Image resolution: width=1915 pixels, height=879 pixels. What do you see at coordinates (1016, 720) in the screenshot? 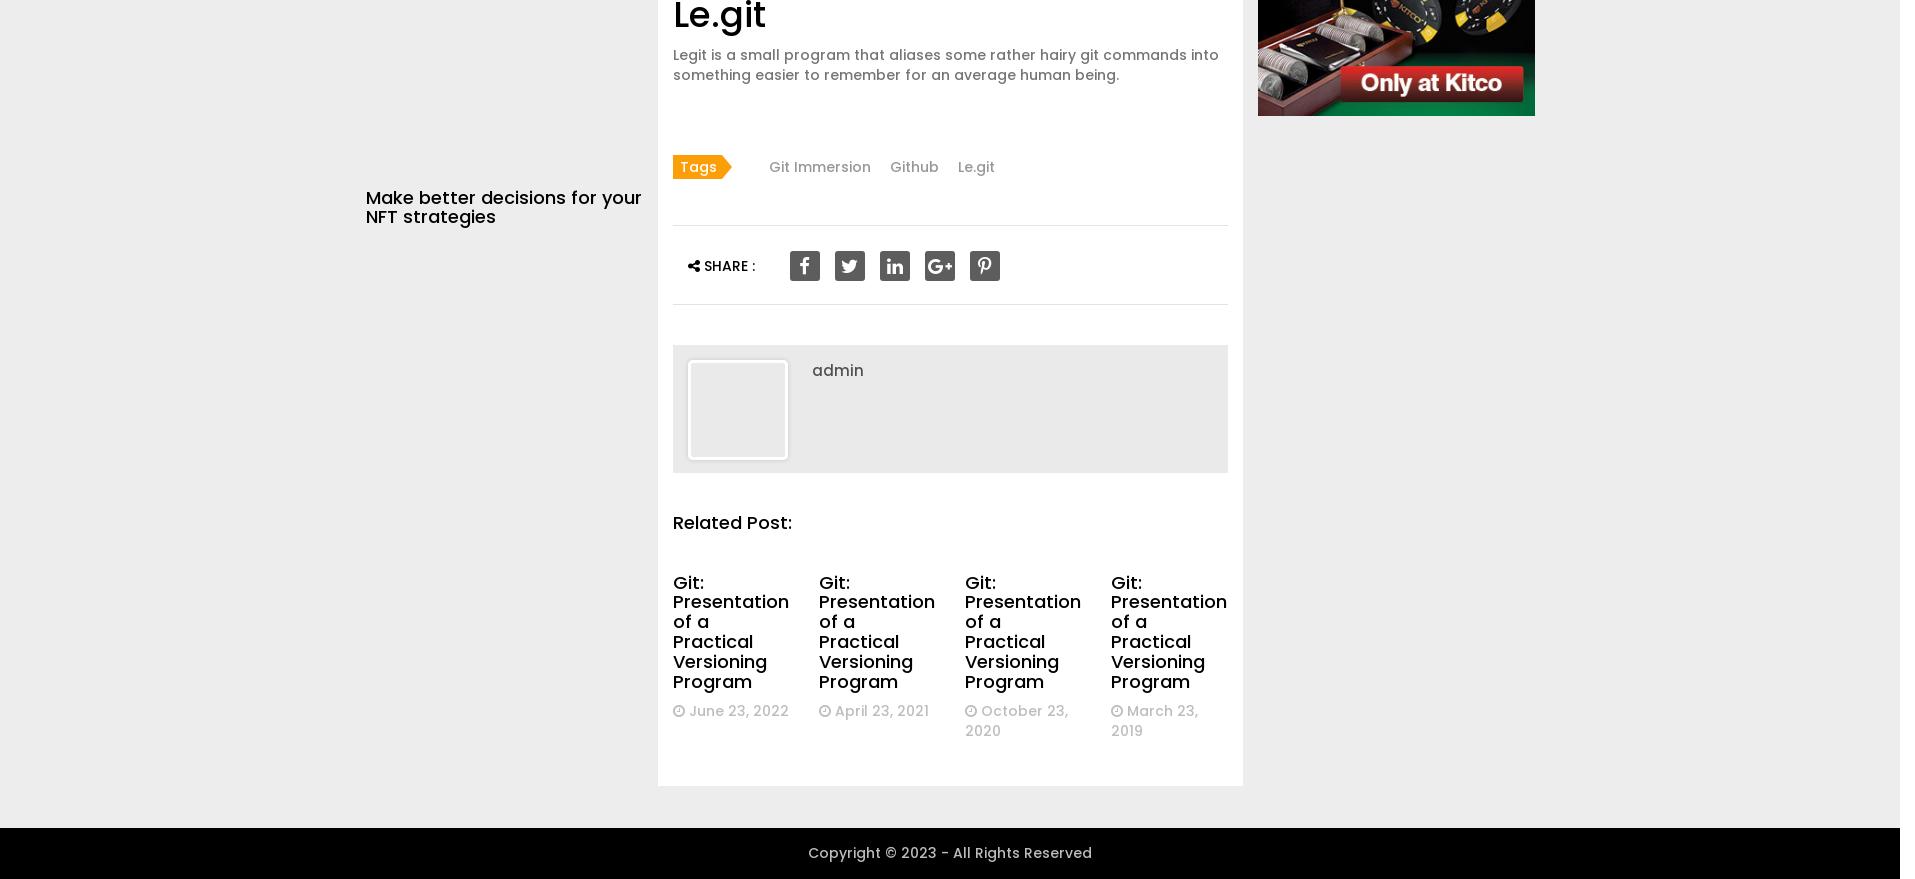
I see `'October 23, 2020'` at bounding box center [1016, 720].